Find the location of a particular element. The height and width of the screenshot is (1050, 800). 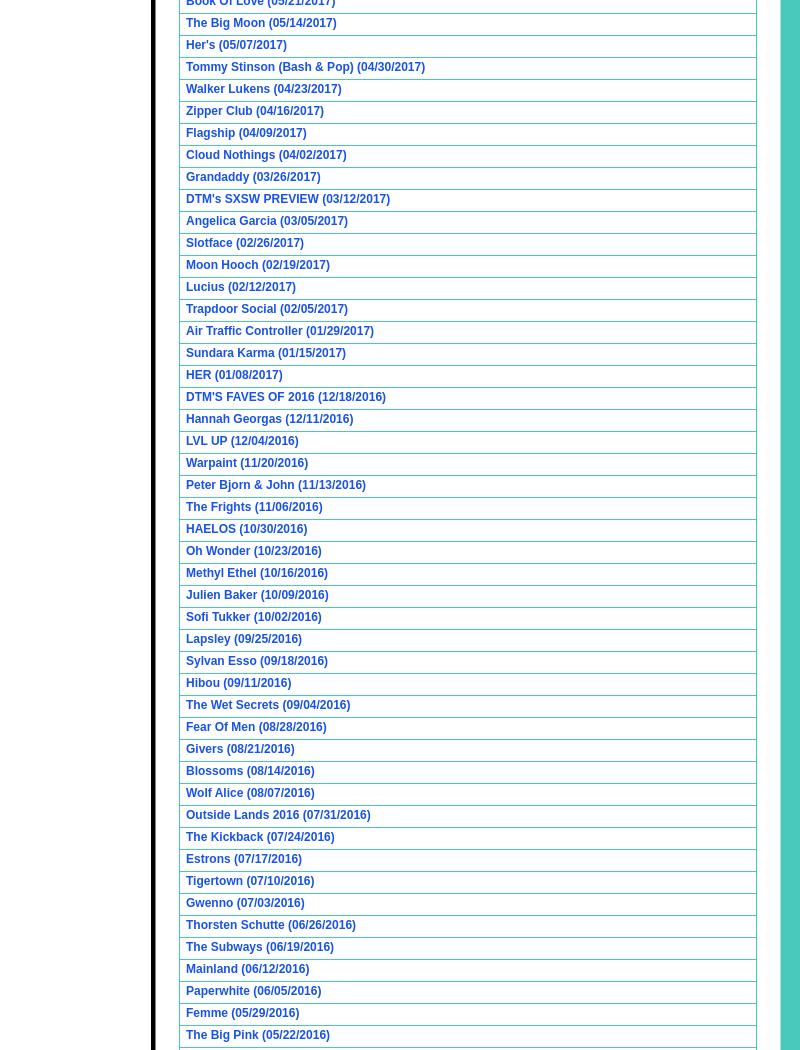

'Air Traffic Controller (01/29/2017)' is located at coordinates (280, 330).